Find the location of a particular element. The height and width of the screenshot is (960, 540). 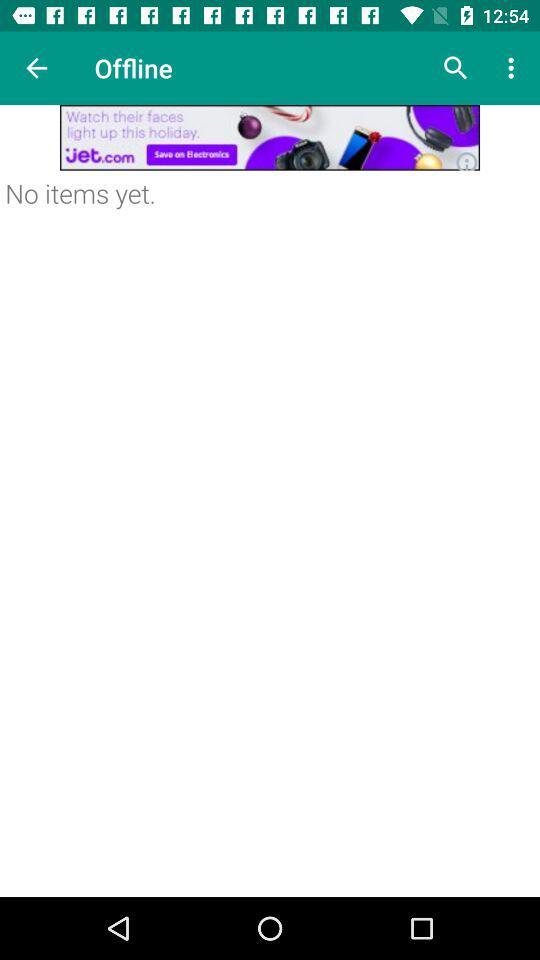

search app is located at coordinates (455, 68).